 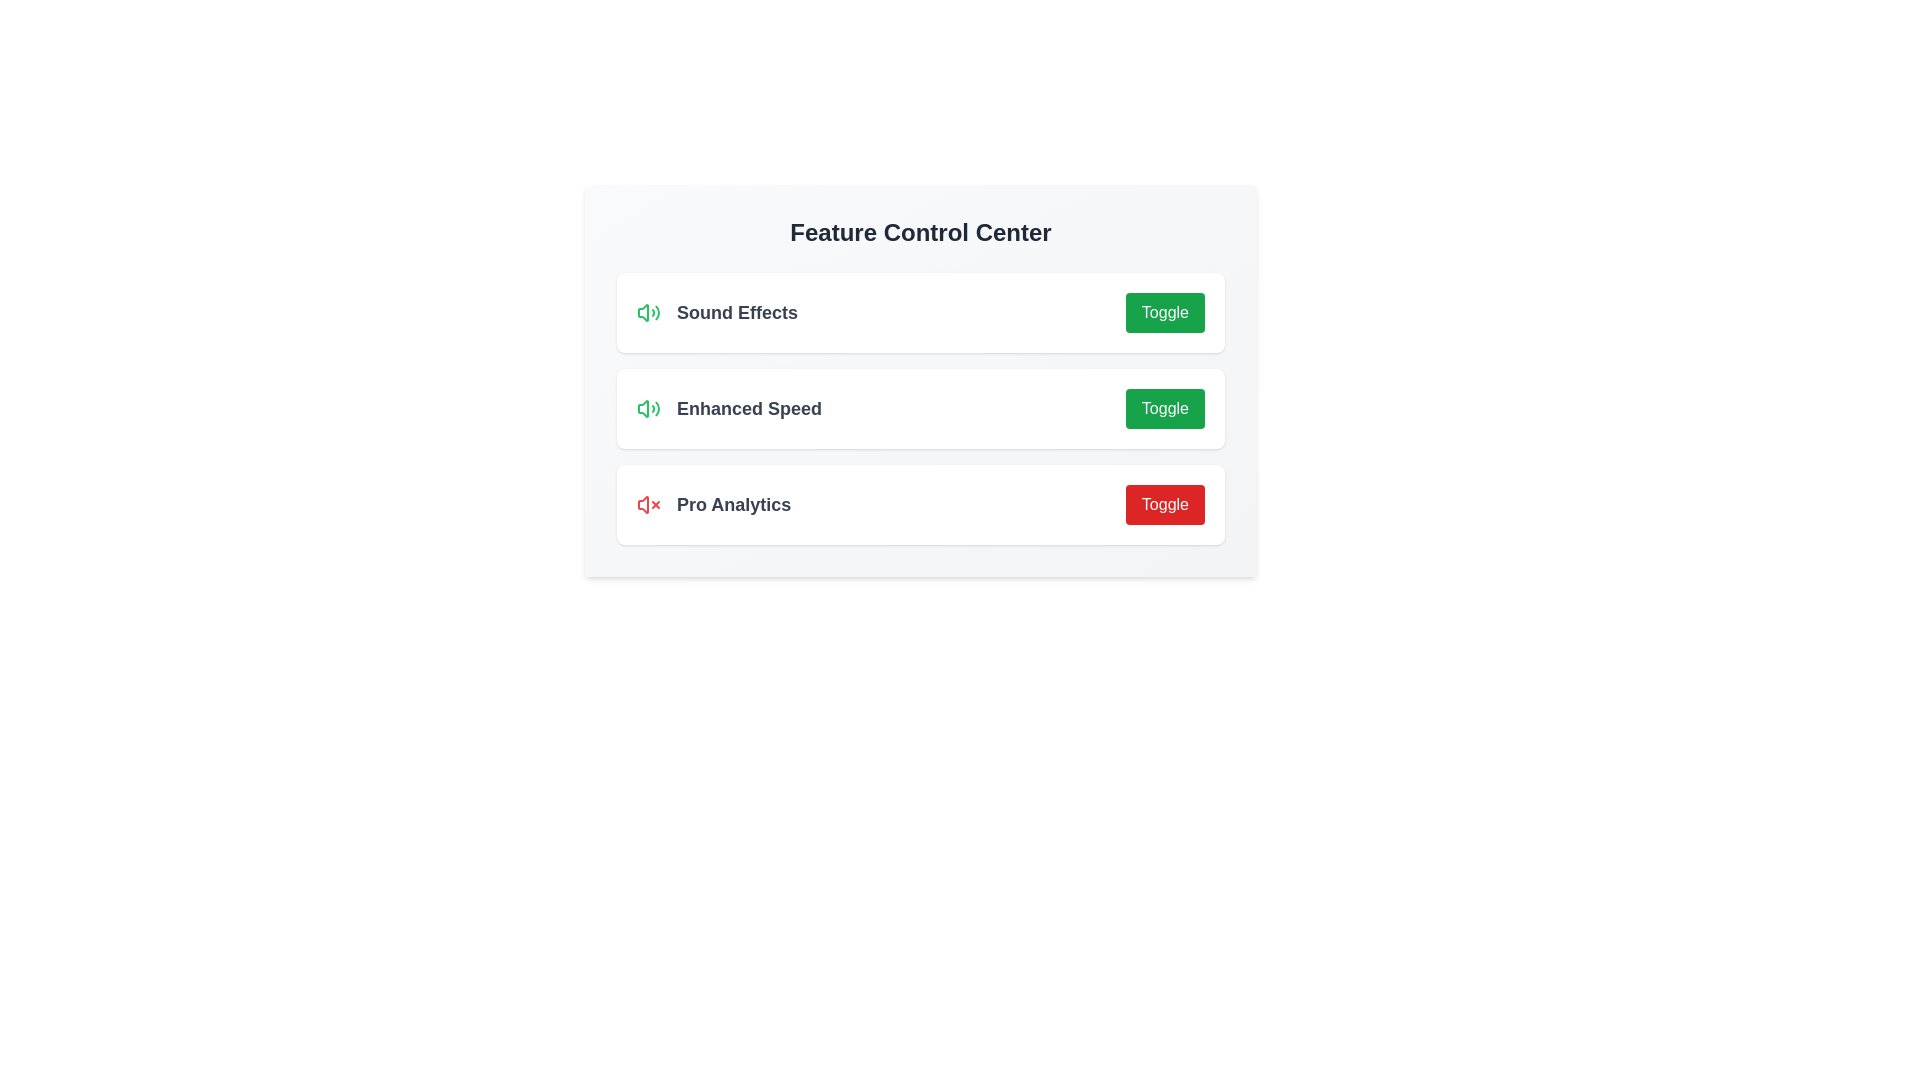 I want to click on the header text 'Feature Control Center' to confirm the component's identity, so click(x=920, y=231).